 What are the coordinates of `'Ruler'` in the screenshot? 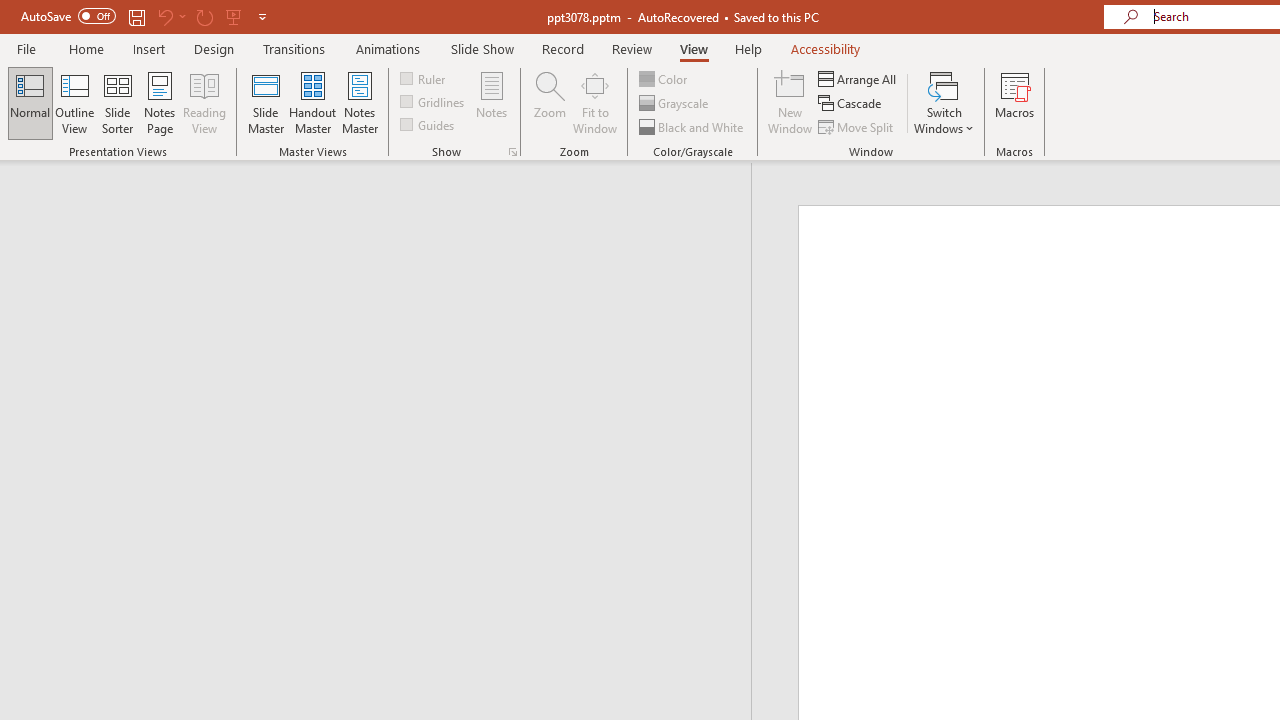 It's located at (423, 77).